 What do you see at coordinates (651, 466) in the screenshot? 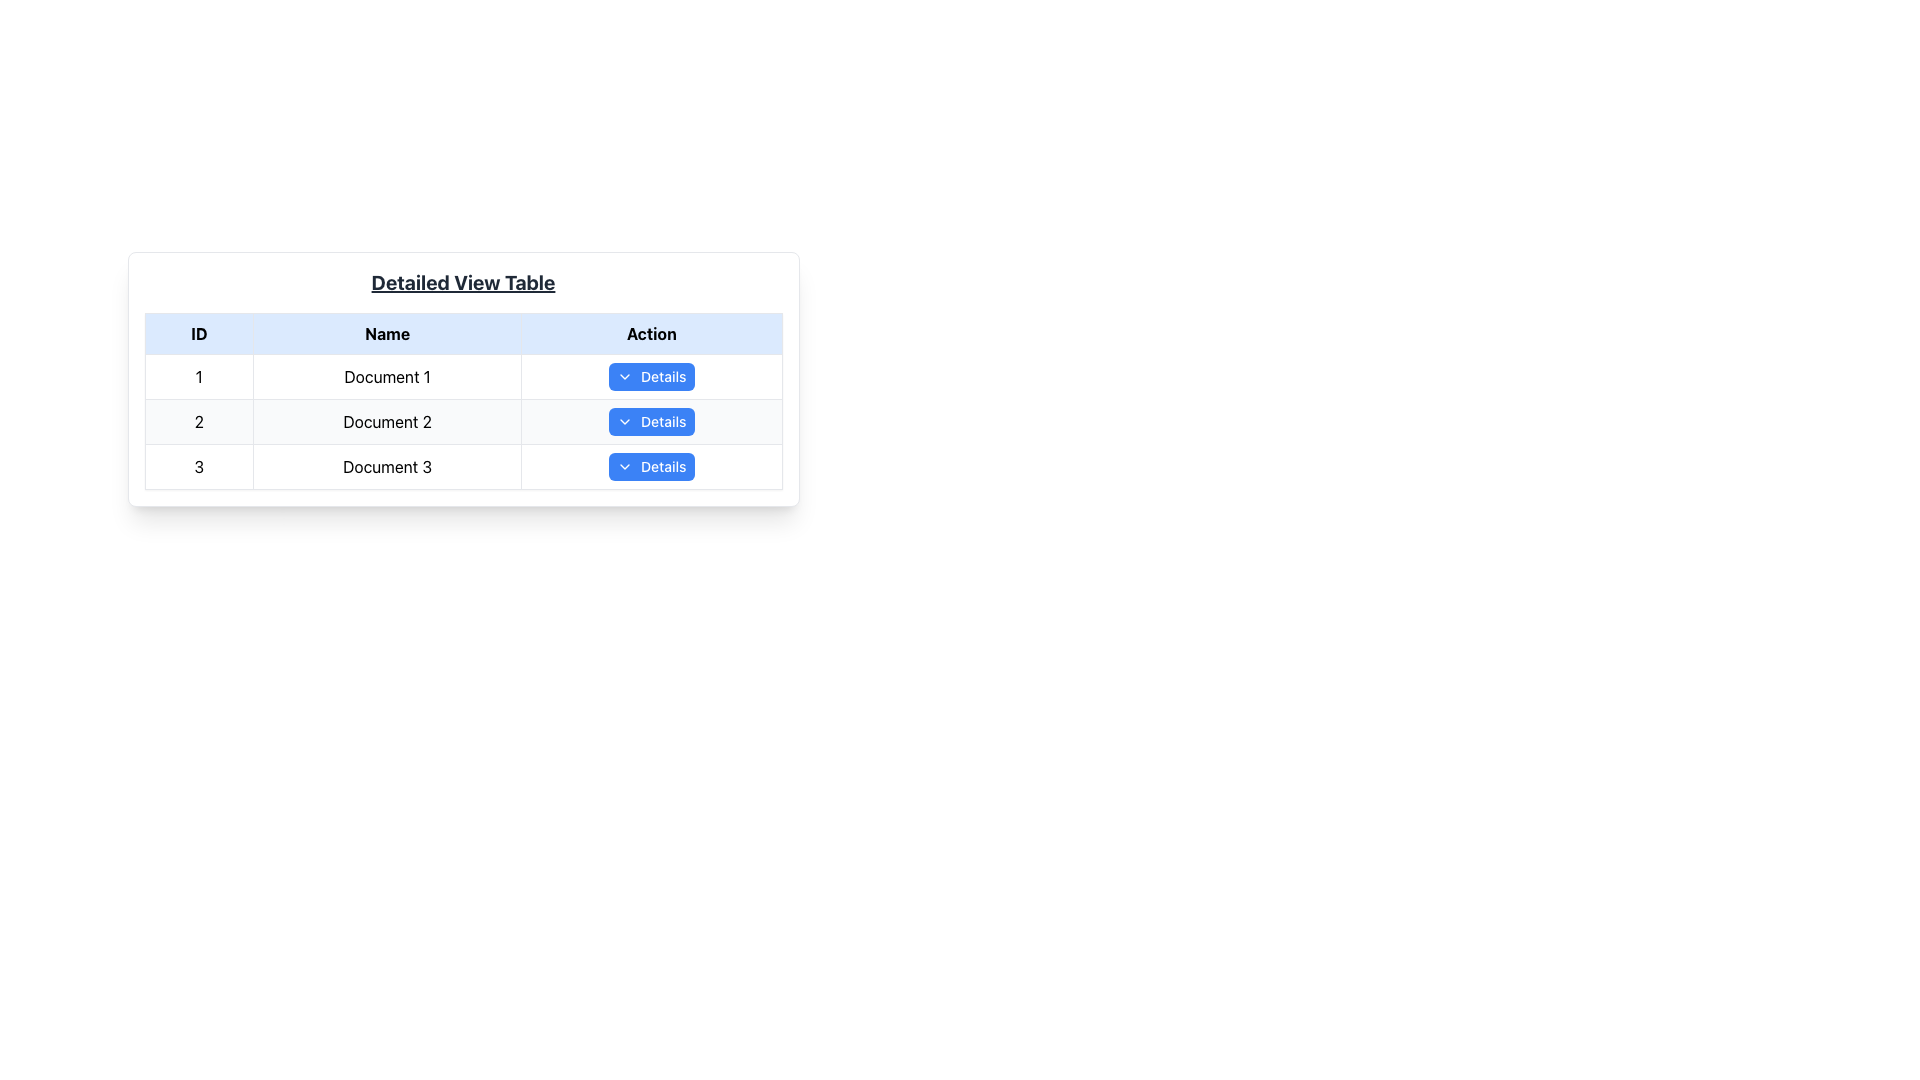
I see `the button in the third row of the 'Detailed View Table' under the 'Action' column` at bounding box center [651, 466].